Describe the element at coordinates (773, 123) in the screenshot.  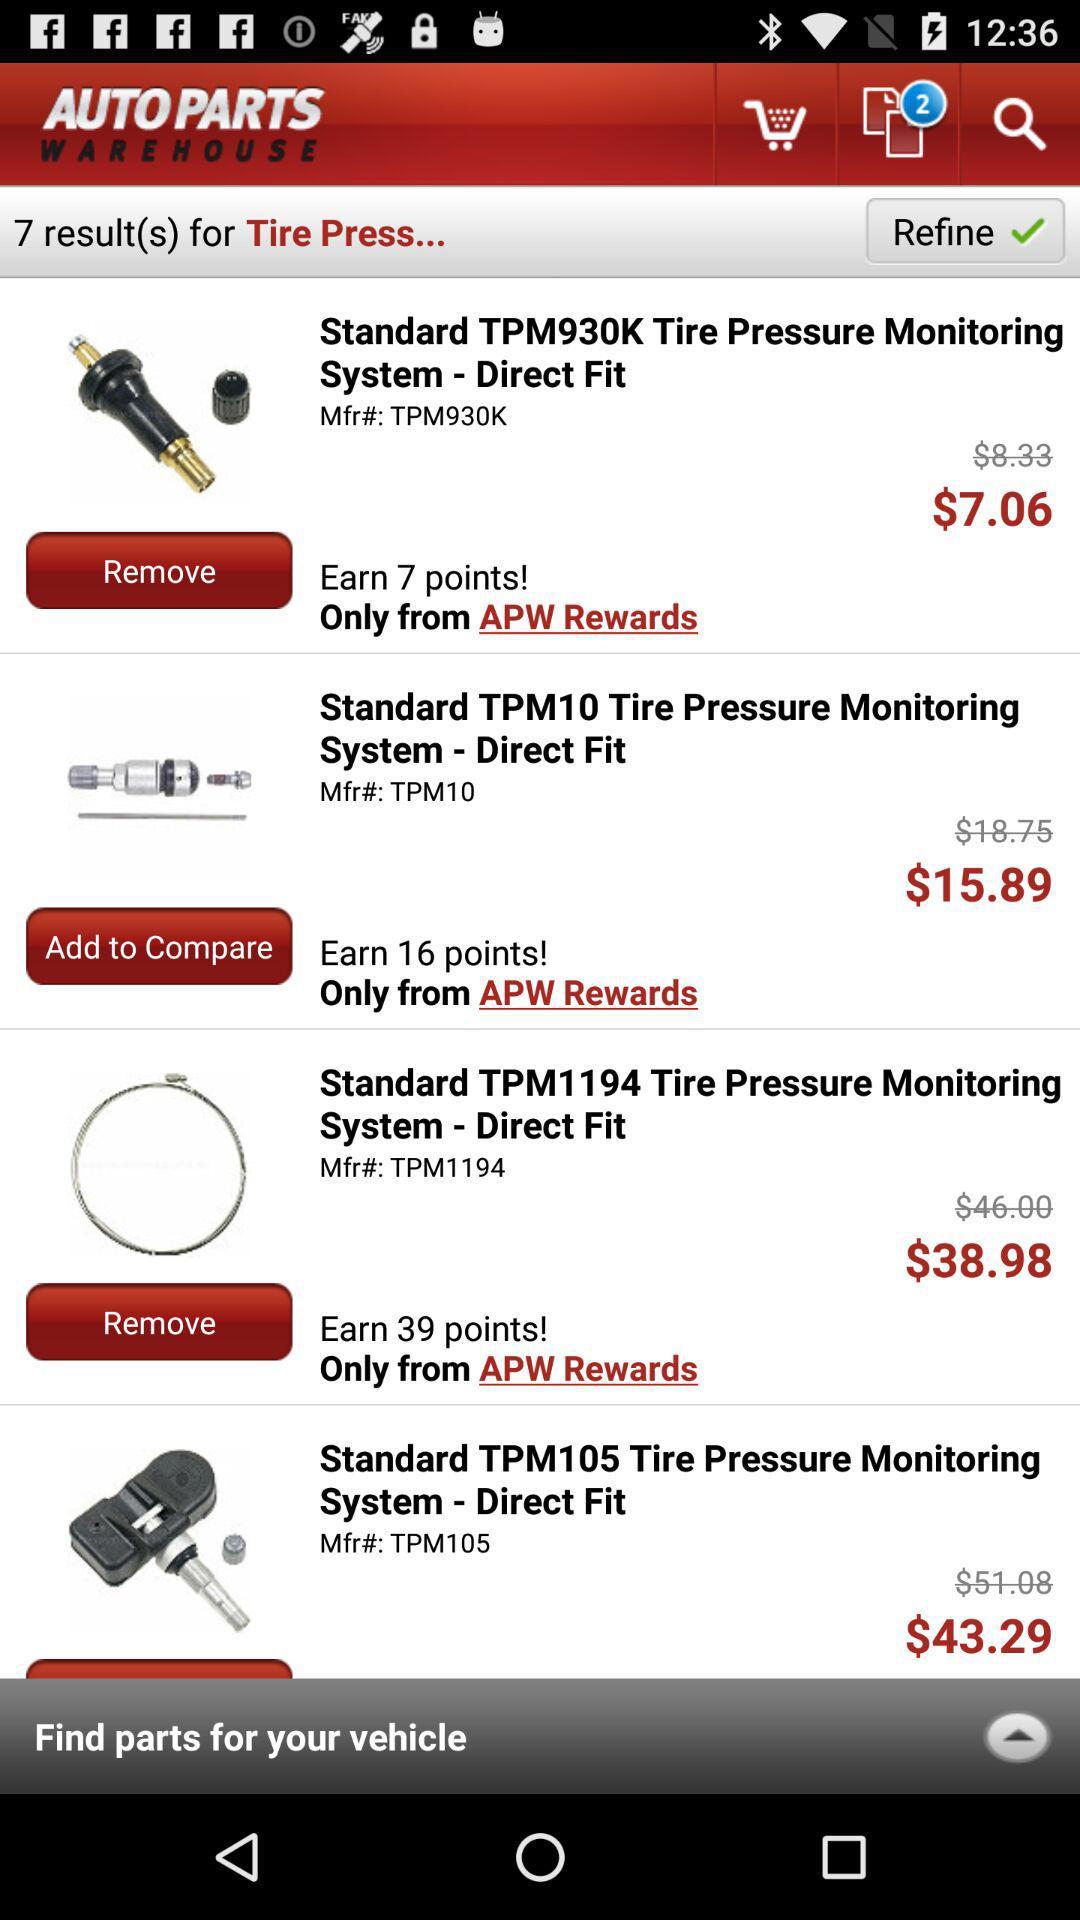
I see `open cart` at that location.